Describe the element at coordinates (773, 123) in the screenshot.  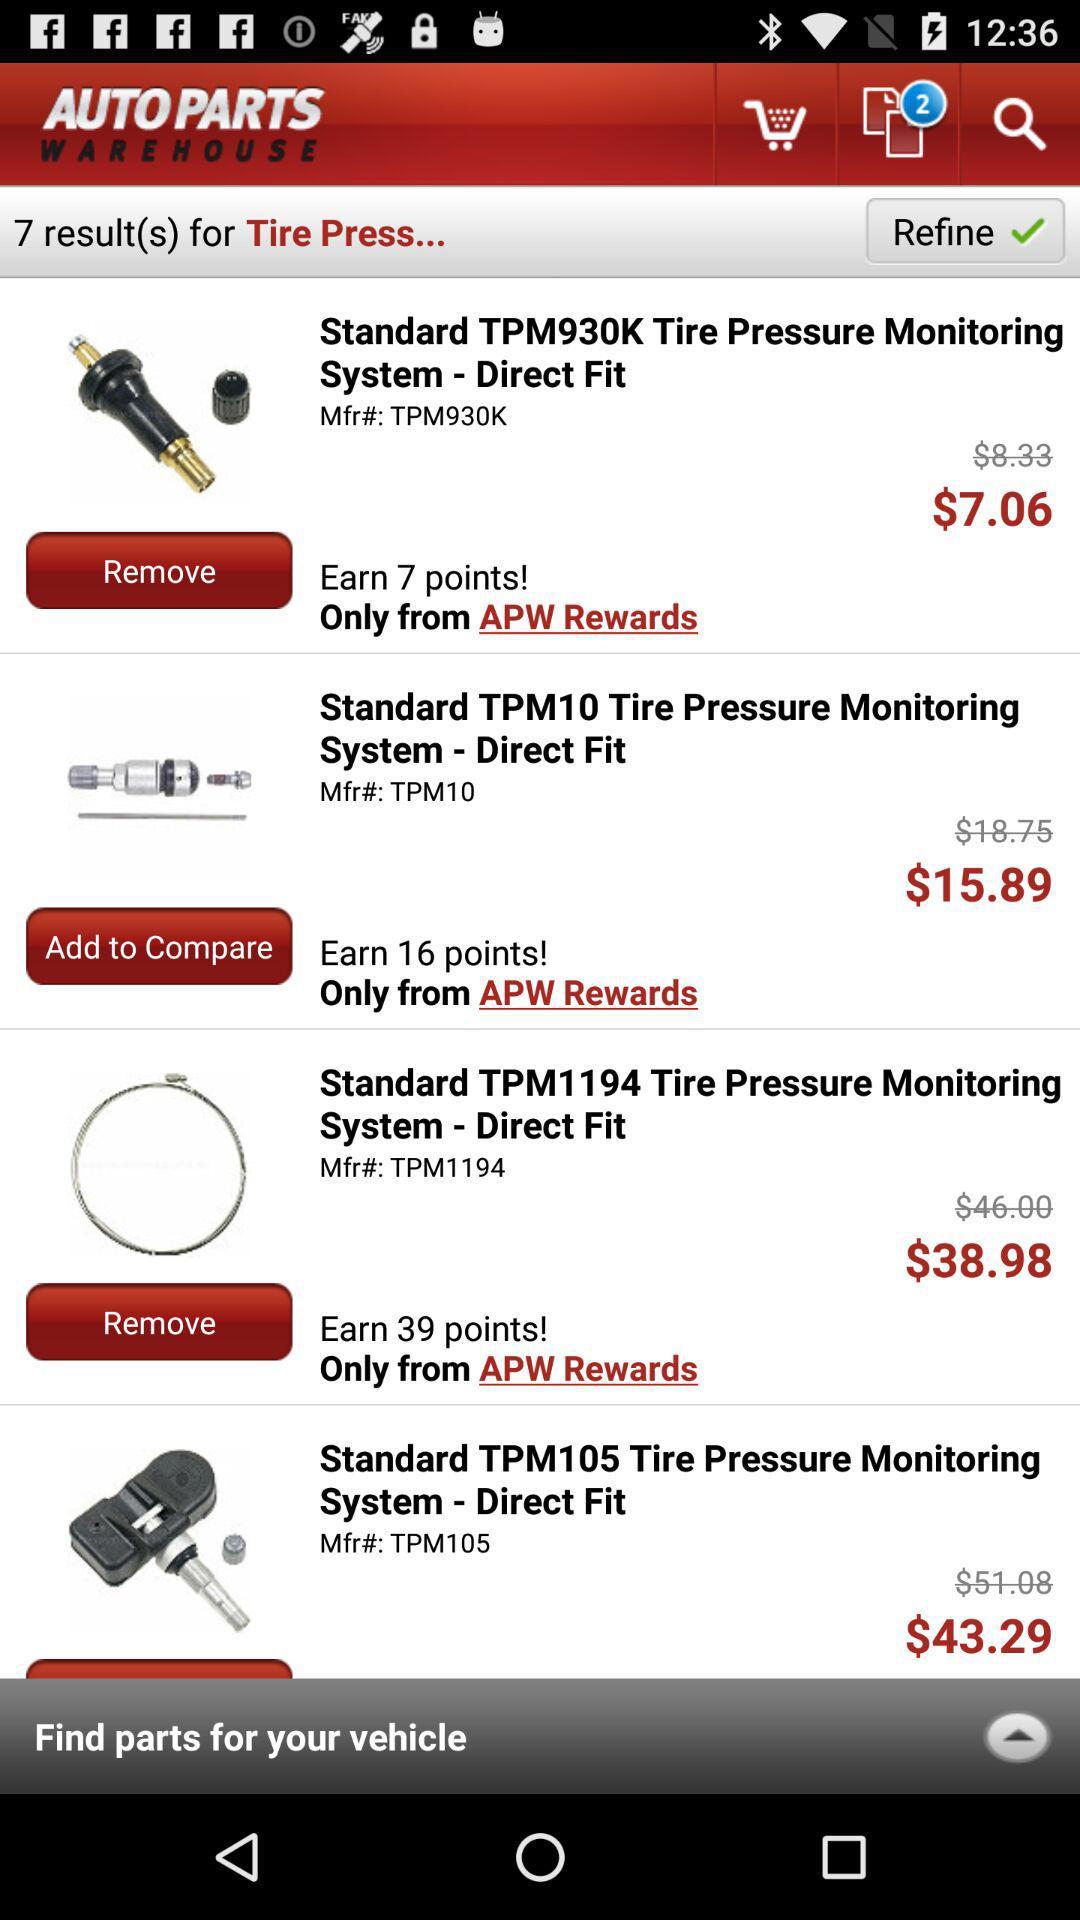
I see `open cart` at that location.